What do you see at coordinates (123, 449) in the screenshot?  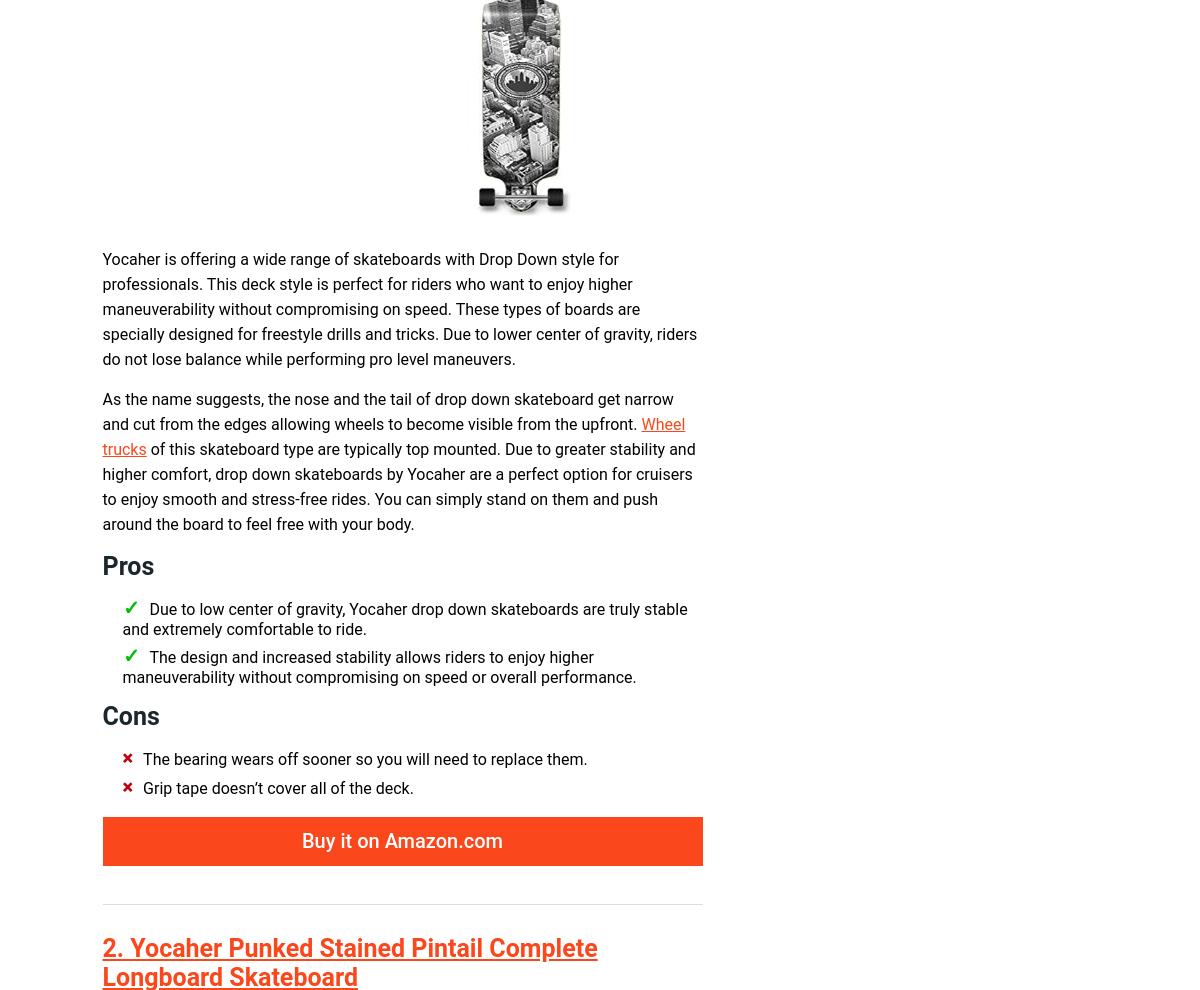 I see `'trucks'` at bounding box center [123, 449].